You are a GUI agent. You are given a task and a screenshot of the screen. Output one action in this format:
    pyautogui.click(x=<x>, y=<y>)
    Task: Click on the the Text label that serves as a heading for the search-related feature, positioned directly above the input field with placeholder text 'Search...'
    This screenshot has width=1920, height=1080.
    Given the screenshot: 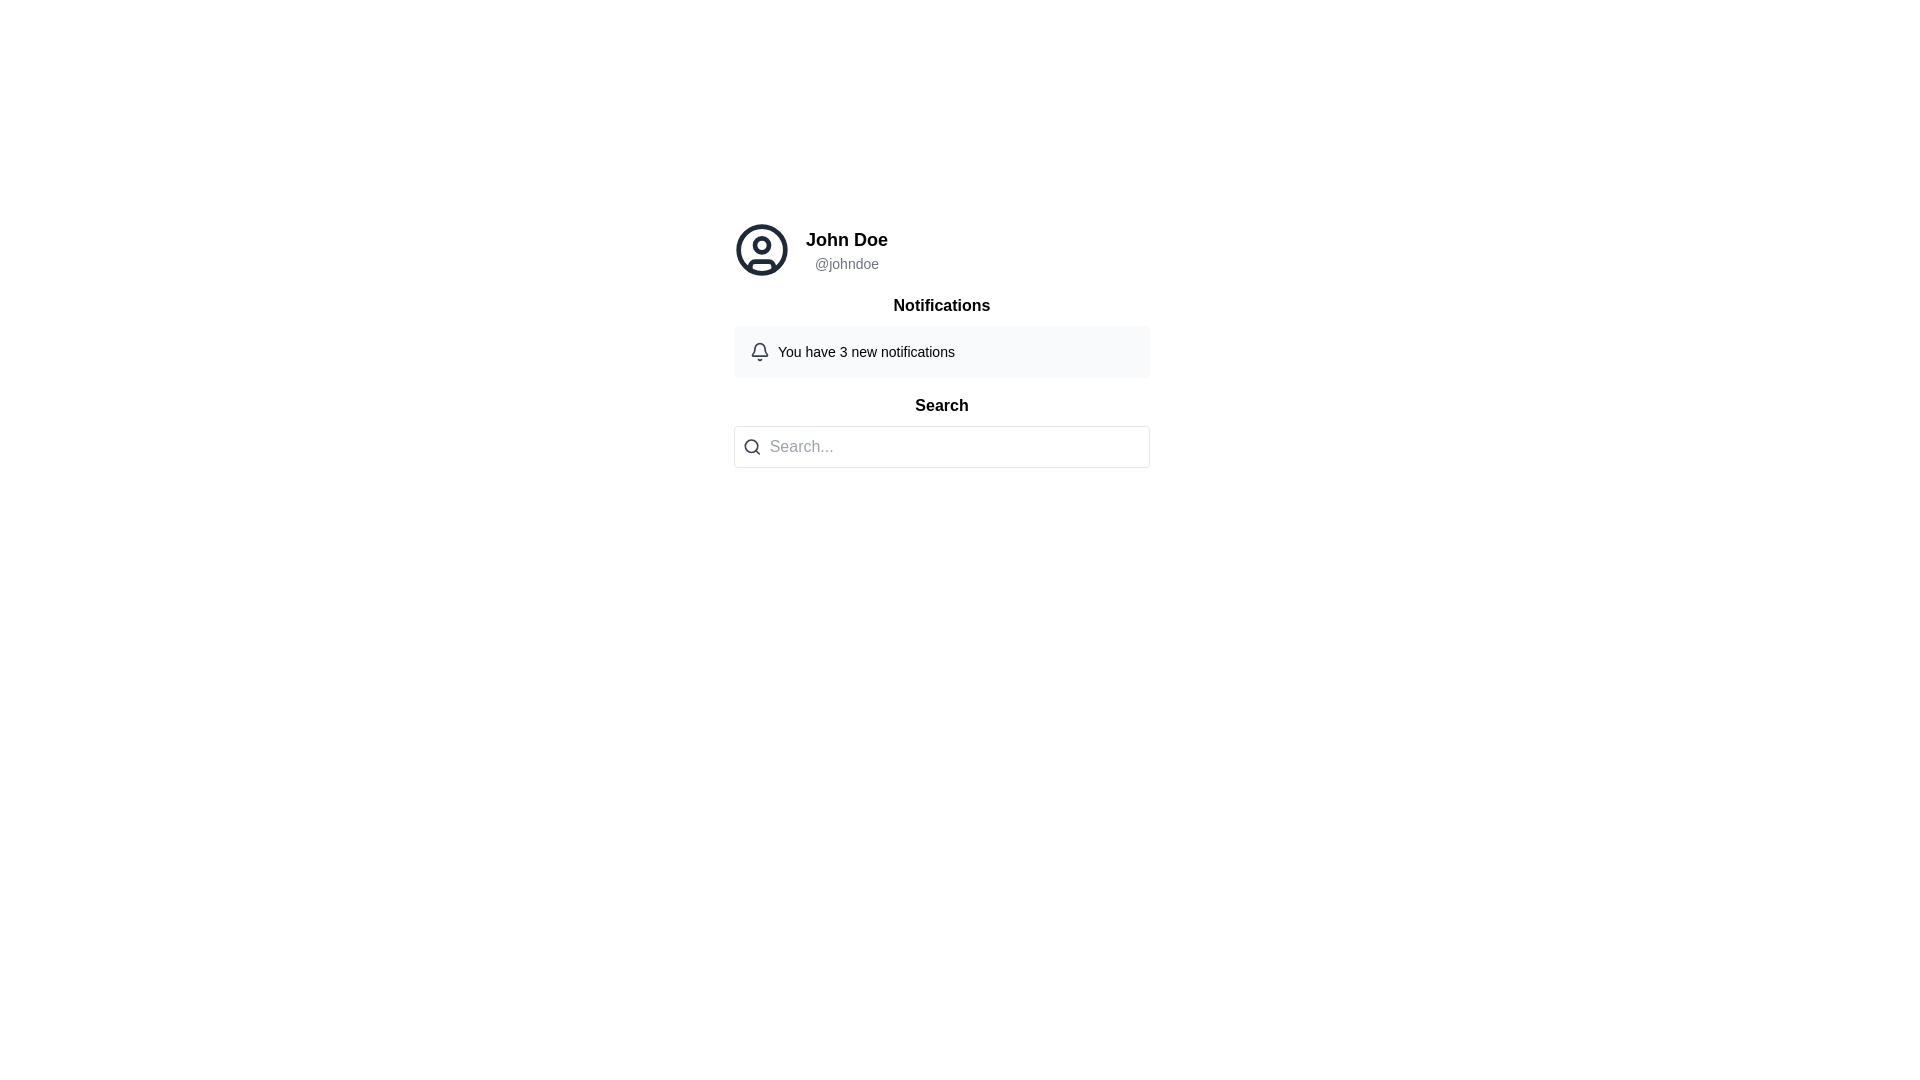 What is the action you would take?
    pyautogui.click(x=940, y=405)
    